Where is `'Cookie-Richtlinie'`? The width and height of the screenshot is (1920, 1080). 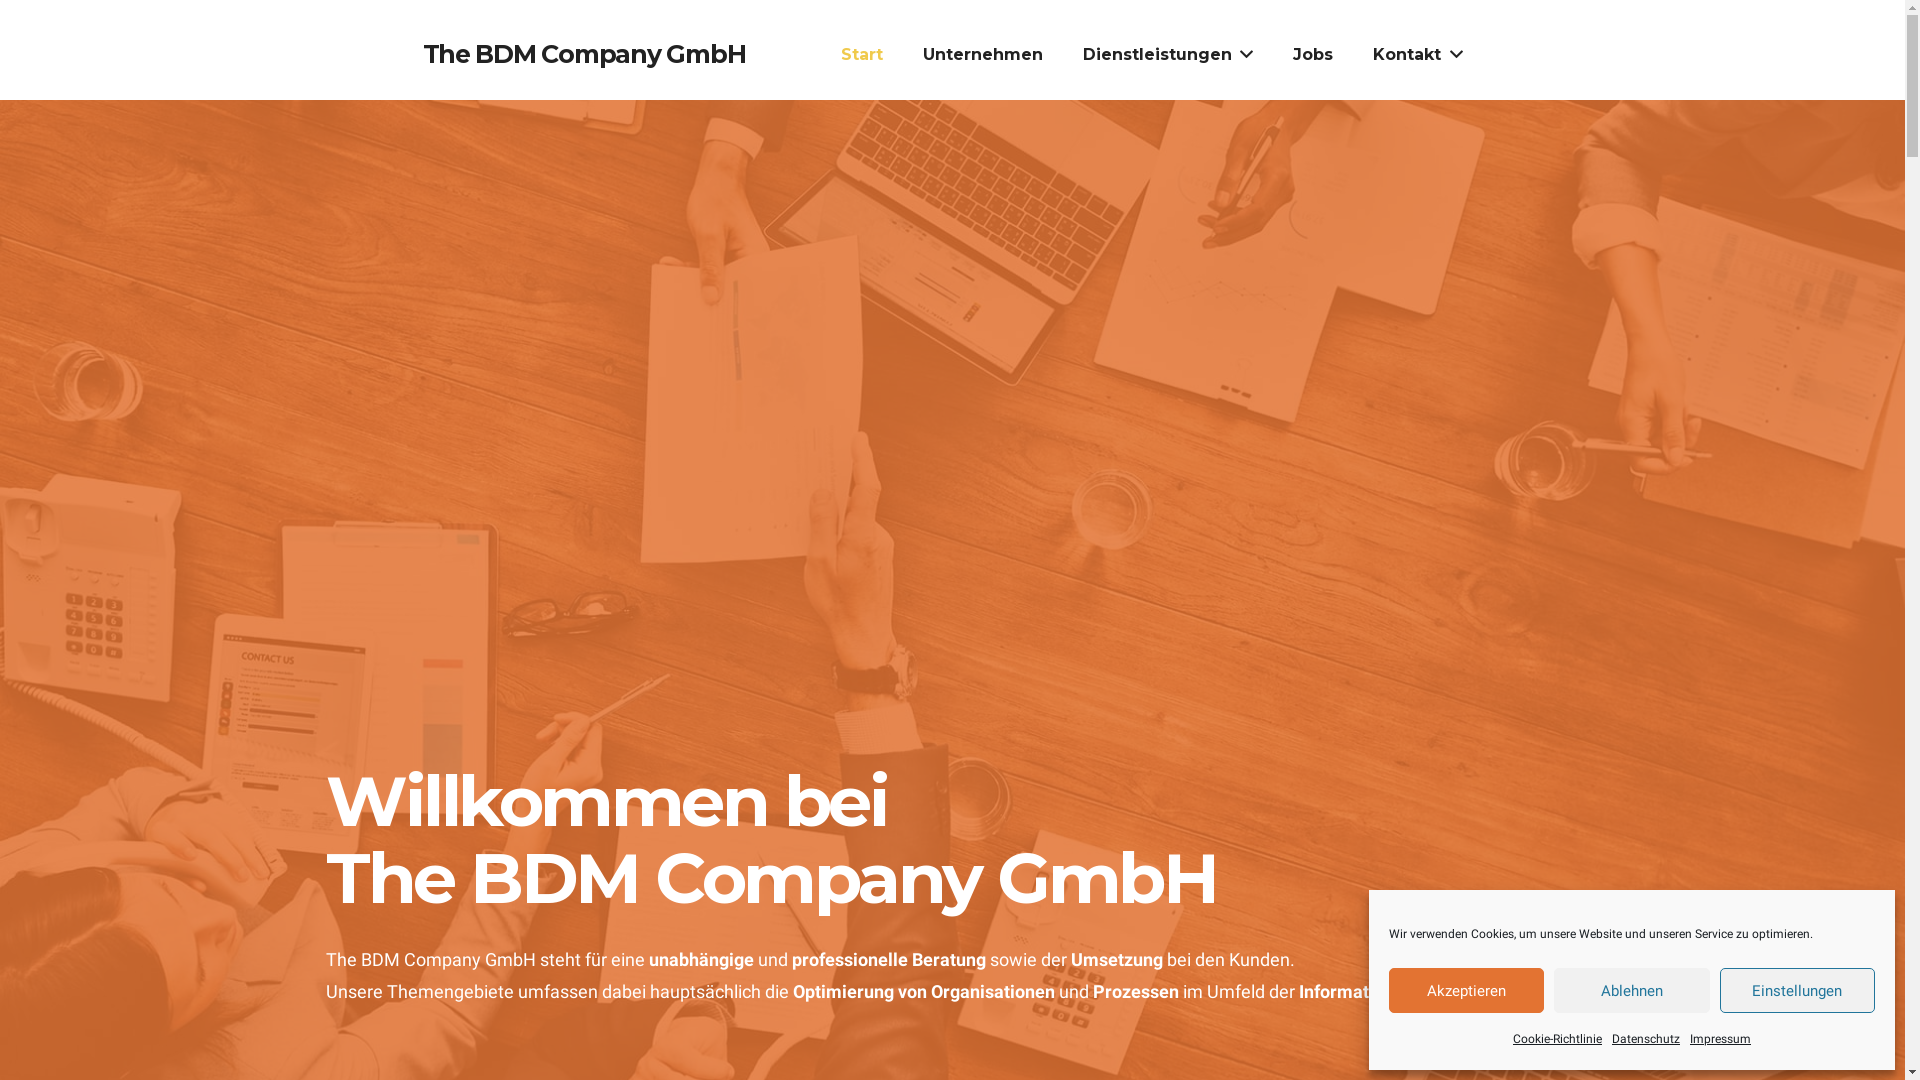
'Cookie-Richtlinie' is located at coordinates (1556, 1037).